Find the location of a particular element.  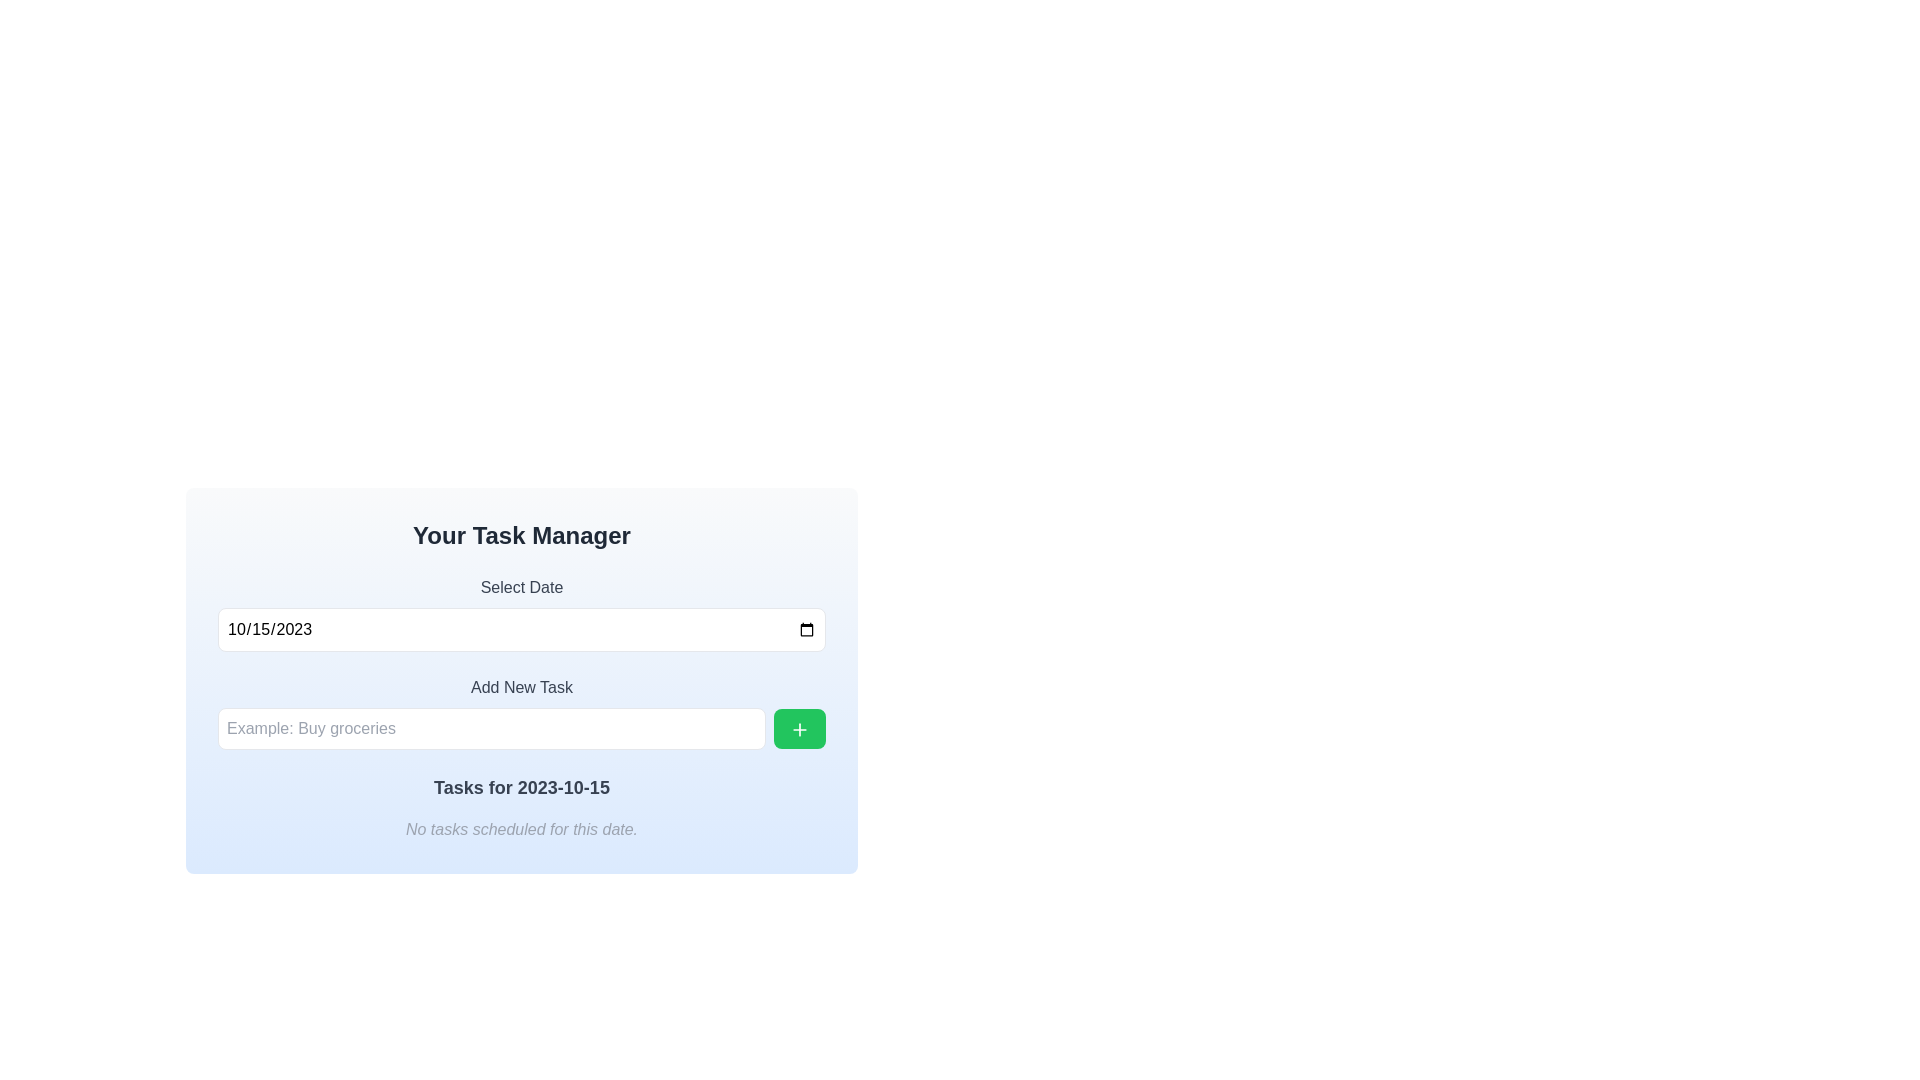

the green rectangular button with a white plus sign icon located to the right of the input field labeled 'Example: Buy groceries' in the 'Add New Task' section is located at coordinates (800, 729).